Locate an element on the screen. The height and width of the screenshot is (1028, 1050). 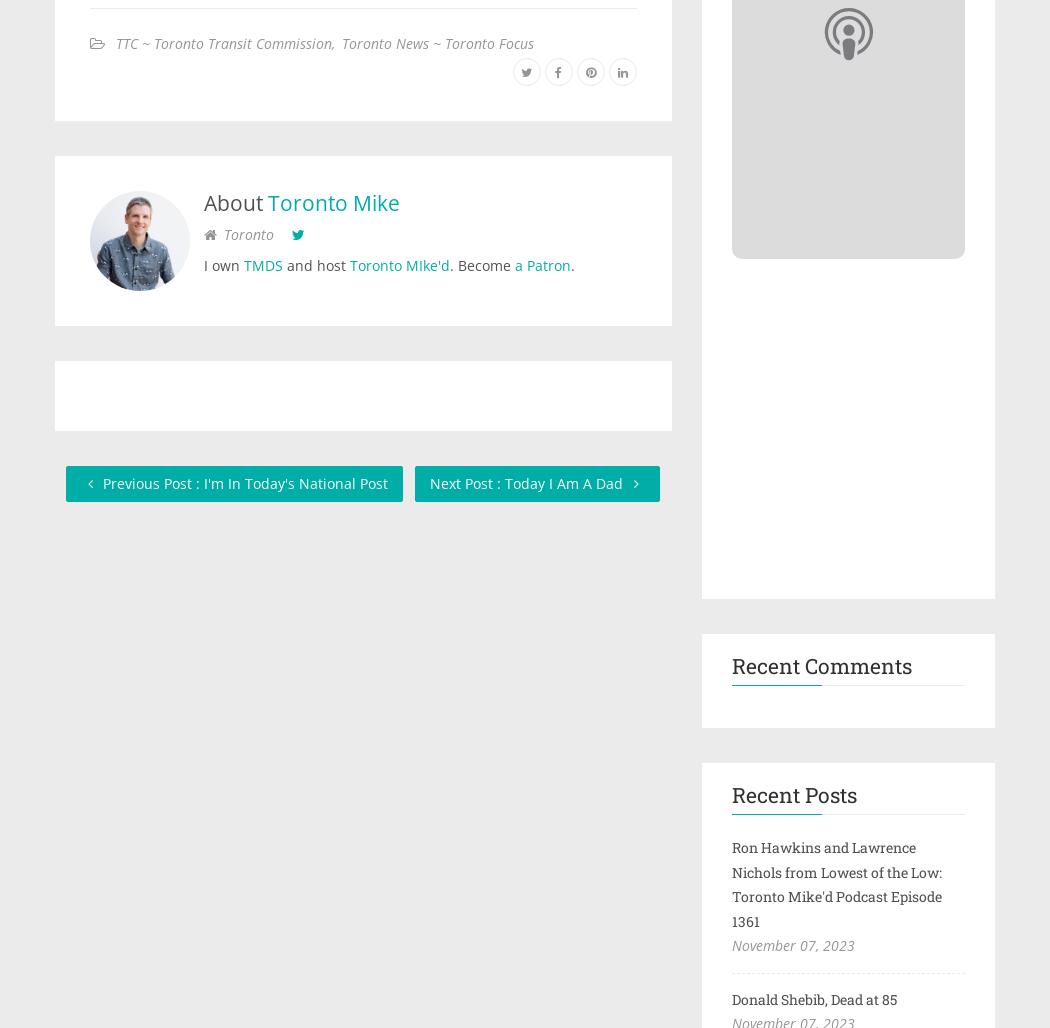
'Donald Shebib, Dead at 85' is located at coordinates (812, 997).